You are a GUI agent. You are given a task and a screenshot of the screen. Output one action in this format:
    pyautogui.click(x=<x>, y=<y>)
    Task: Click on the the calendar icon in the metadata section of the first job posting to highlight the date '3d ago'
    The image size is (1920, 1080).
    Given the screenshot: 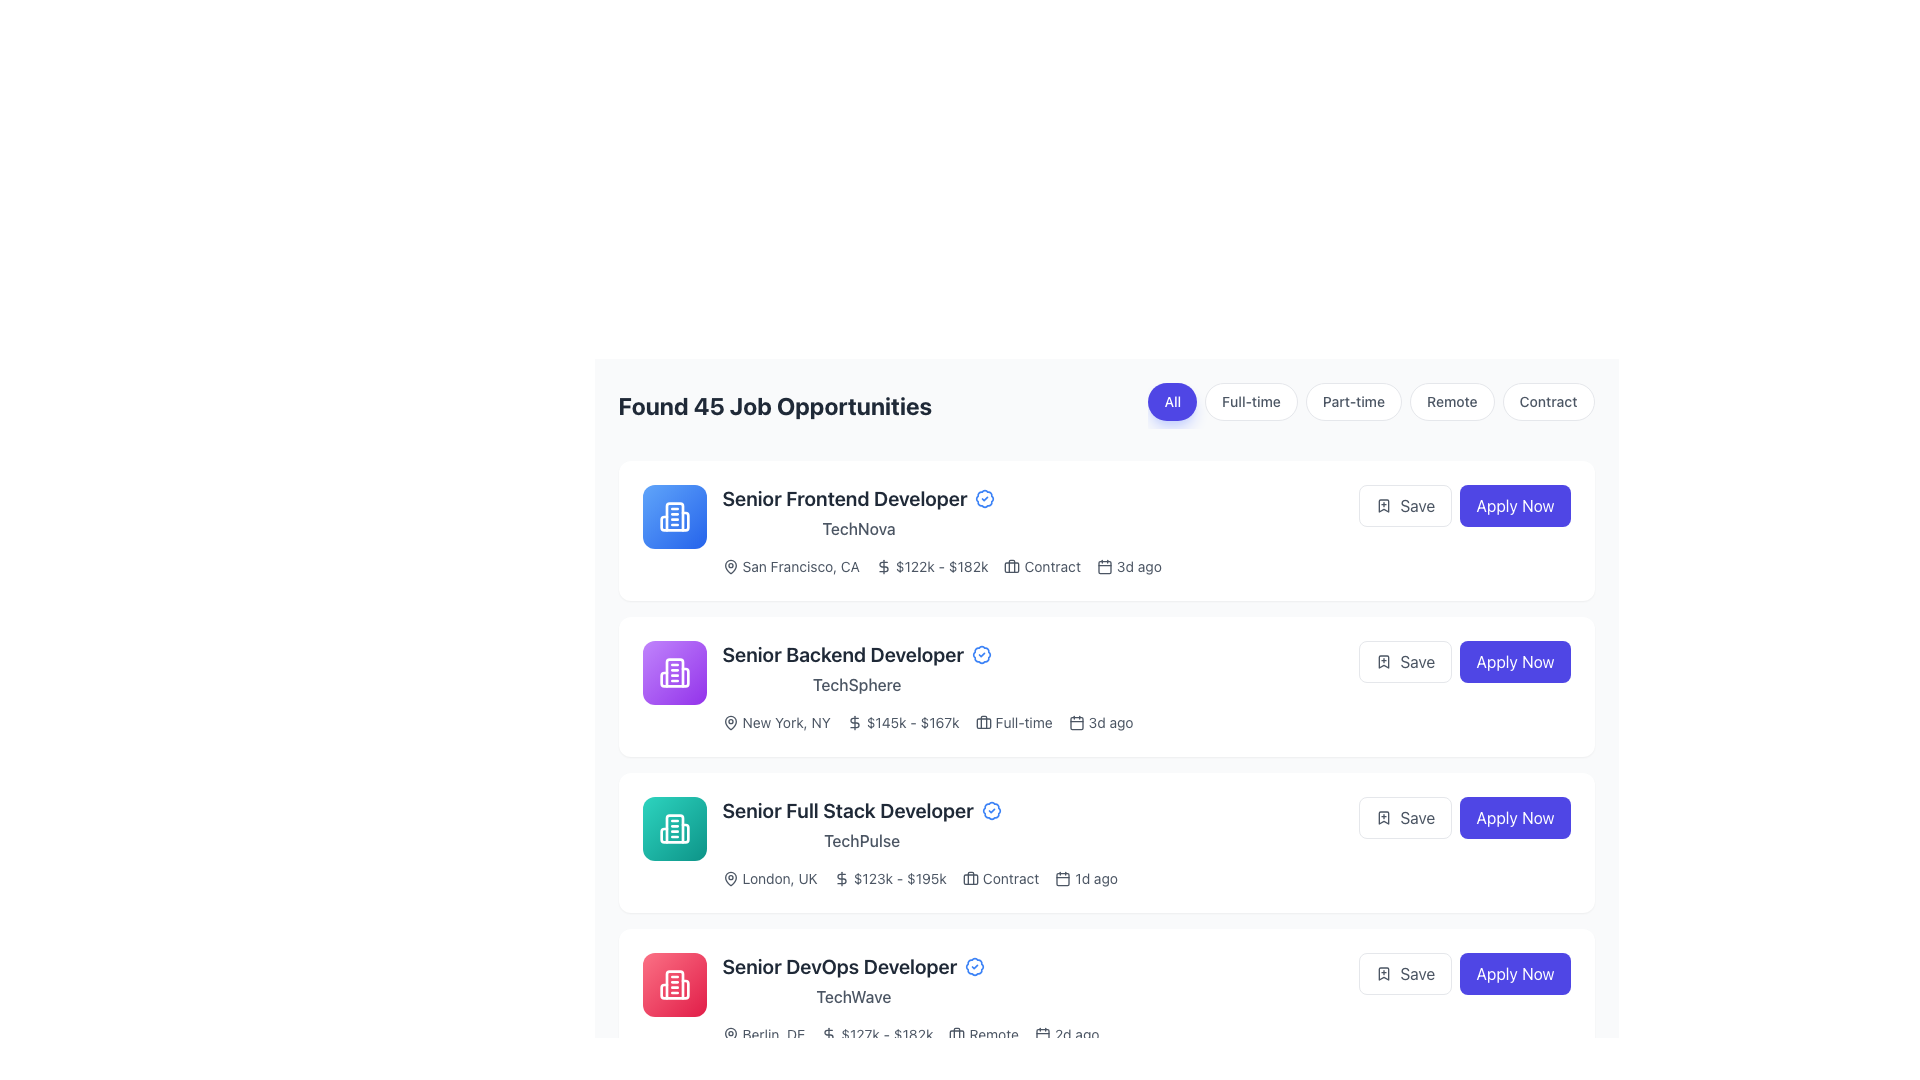 What is the action you would take?
    pyautogui.click(x=1129, y=567)
    